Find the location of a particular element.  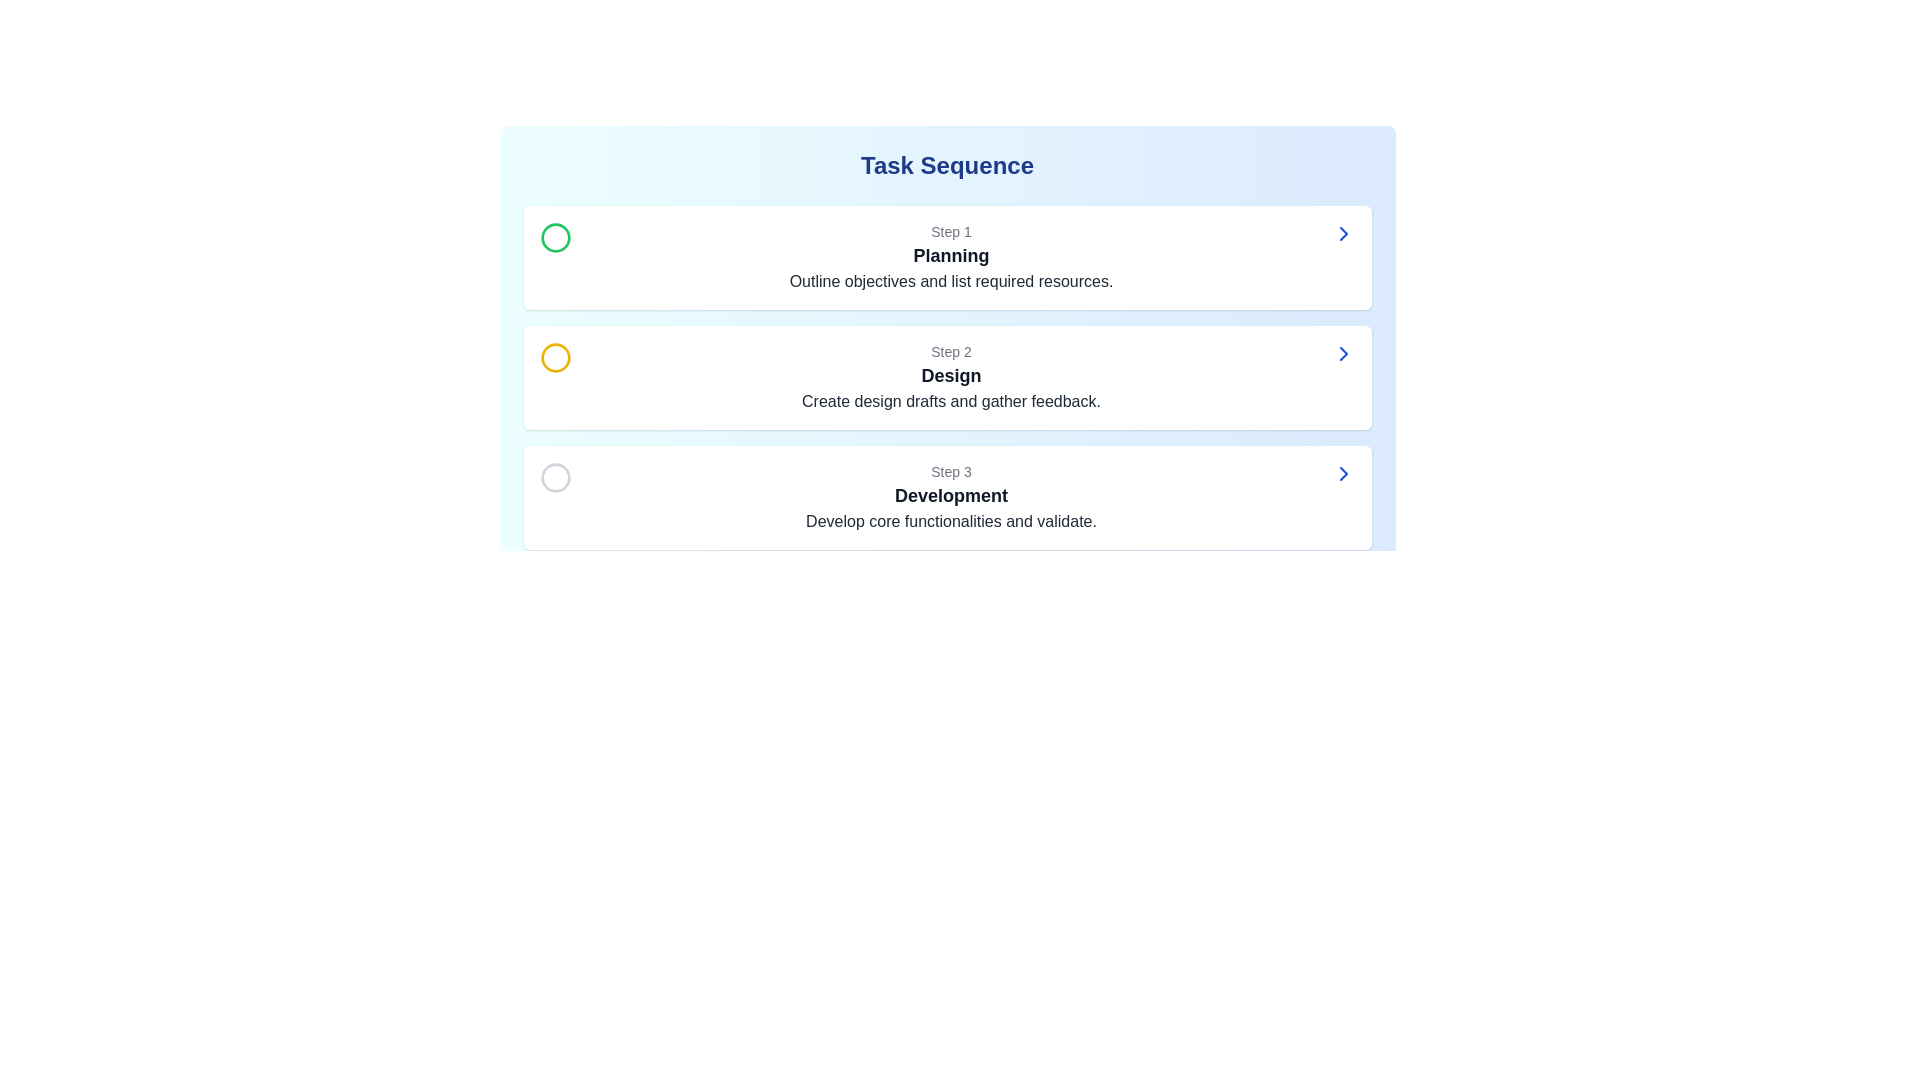

the Circle icon, which is the third circular shape aligned vertically in the task steps below 'Step 3 Development.' is located at coordinates (555, 478).